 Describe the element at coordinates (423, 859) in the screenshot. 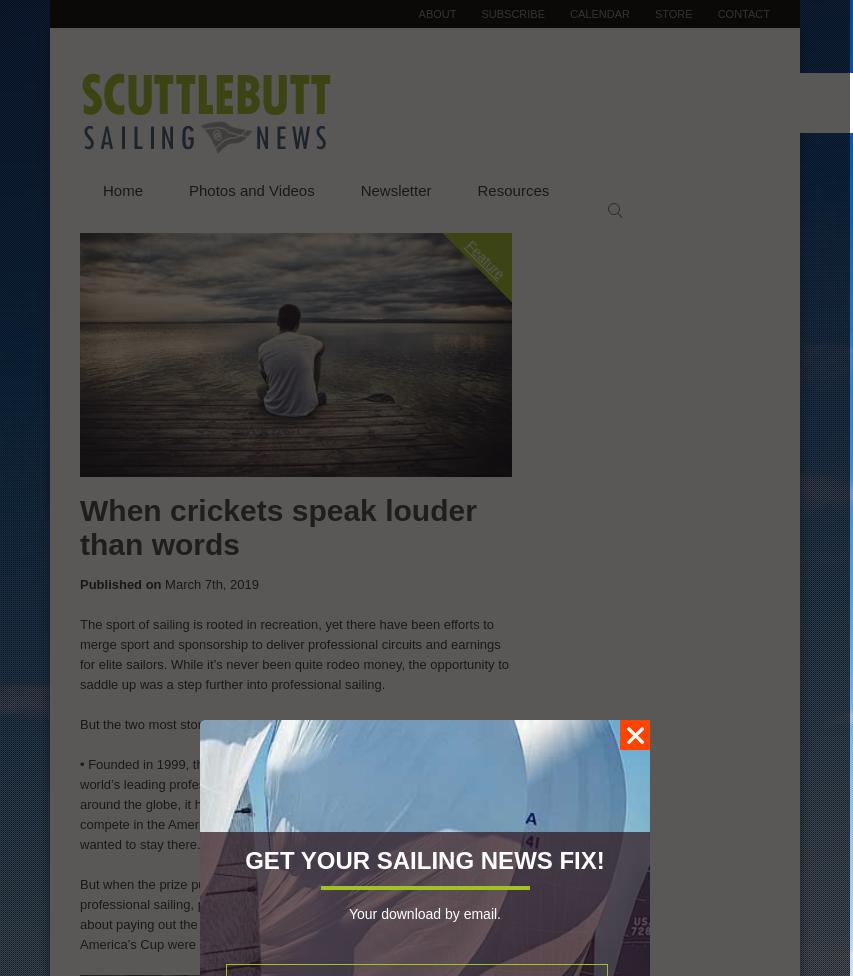

I see `'Get Your Sailing News Fix!'` at that location.